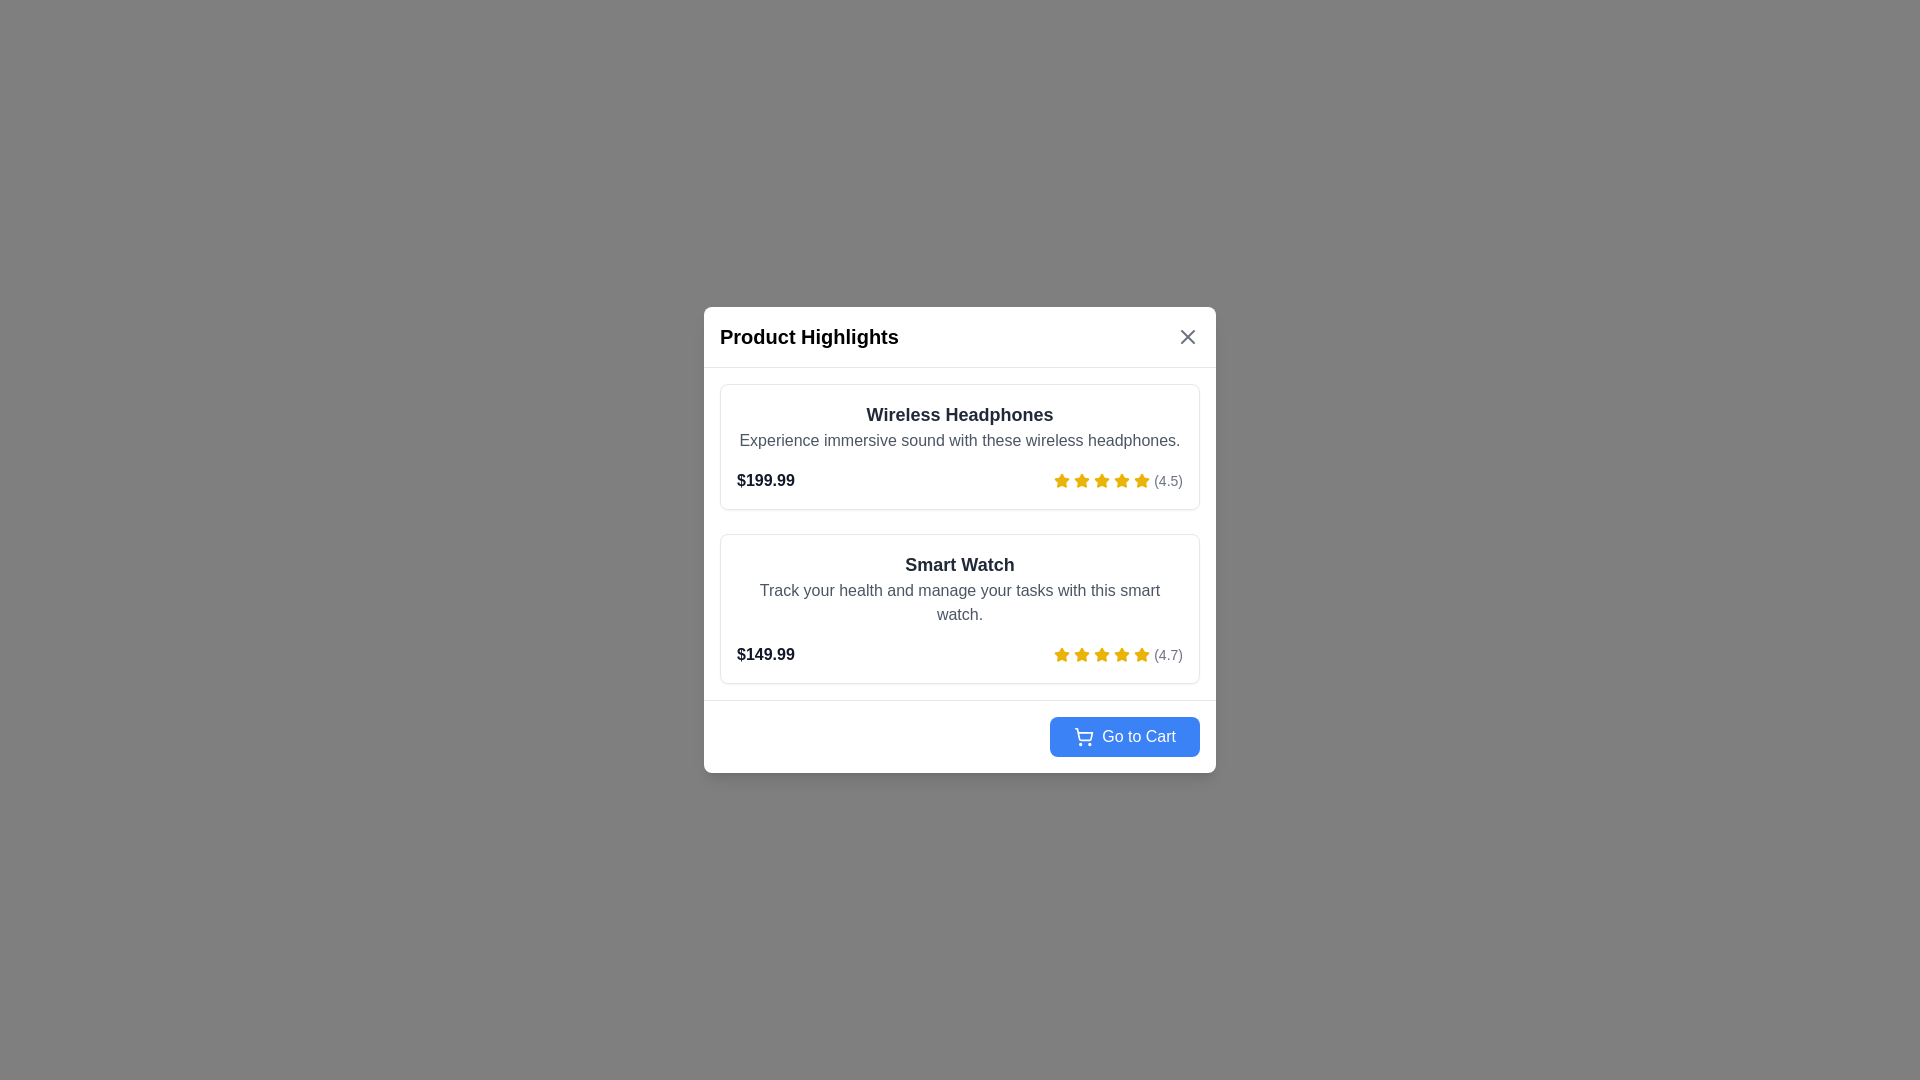 This screenshot has width=1920, height=1080. Describe the element at coordinates (1117, 481) in the screenshot. I see `the Rating display widget, which shows the product rating and is located to the right of the price '$199.99' for 'Wireless Headphones'` at that location.